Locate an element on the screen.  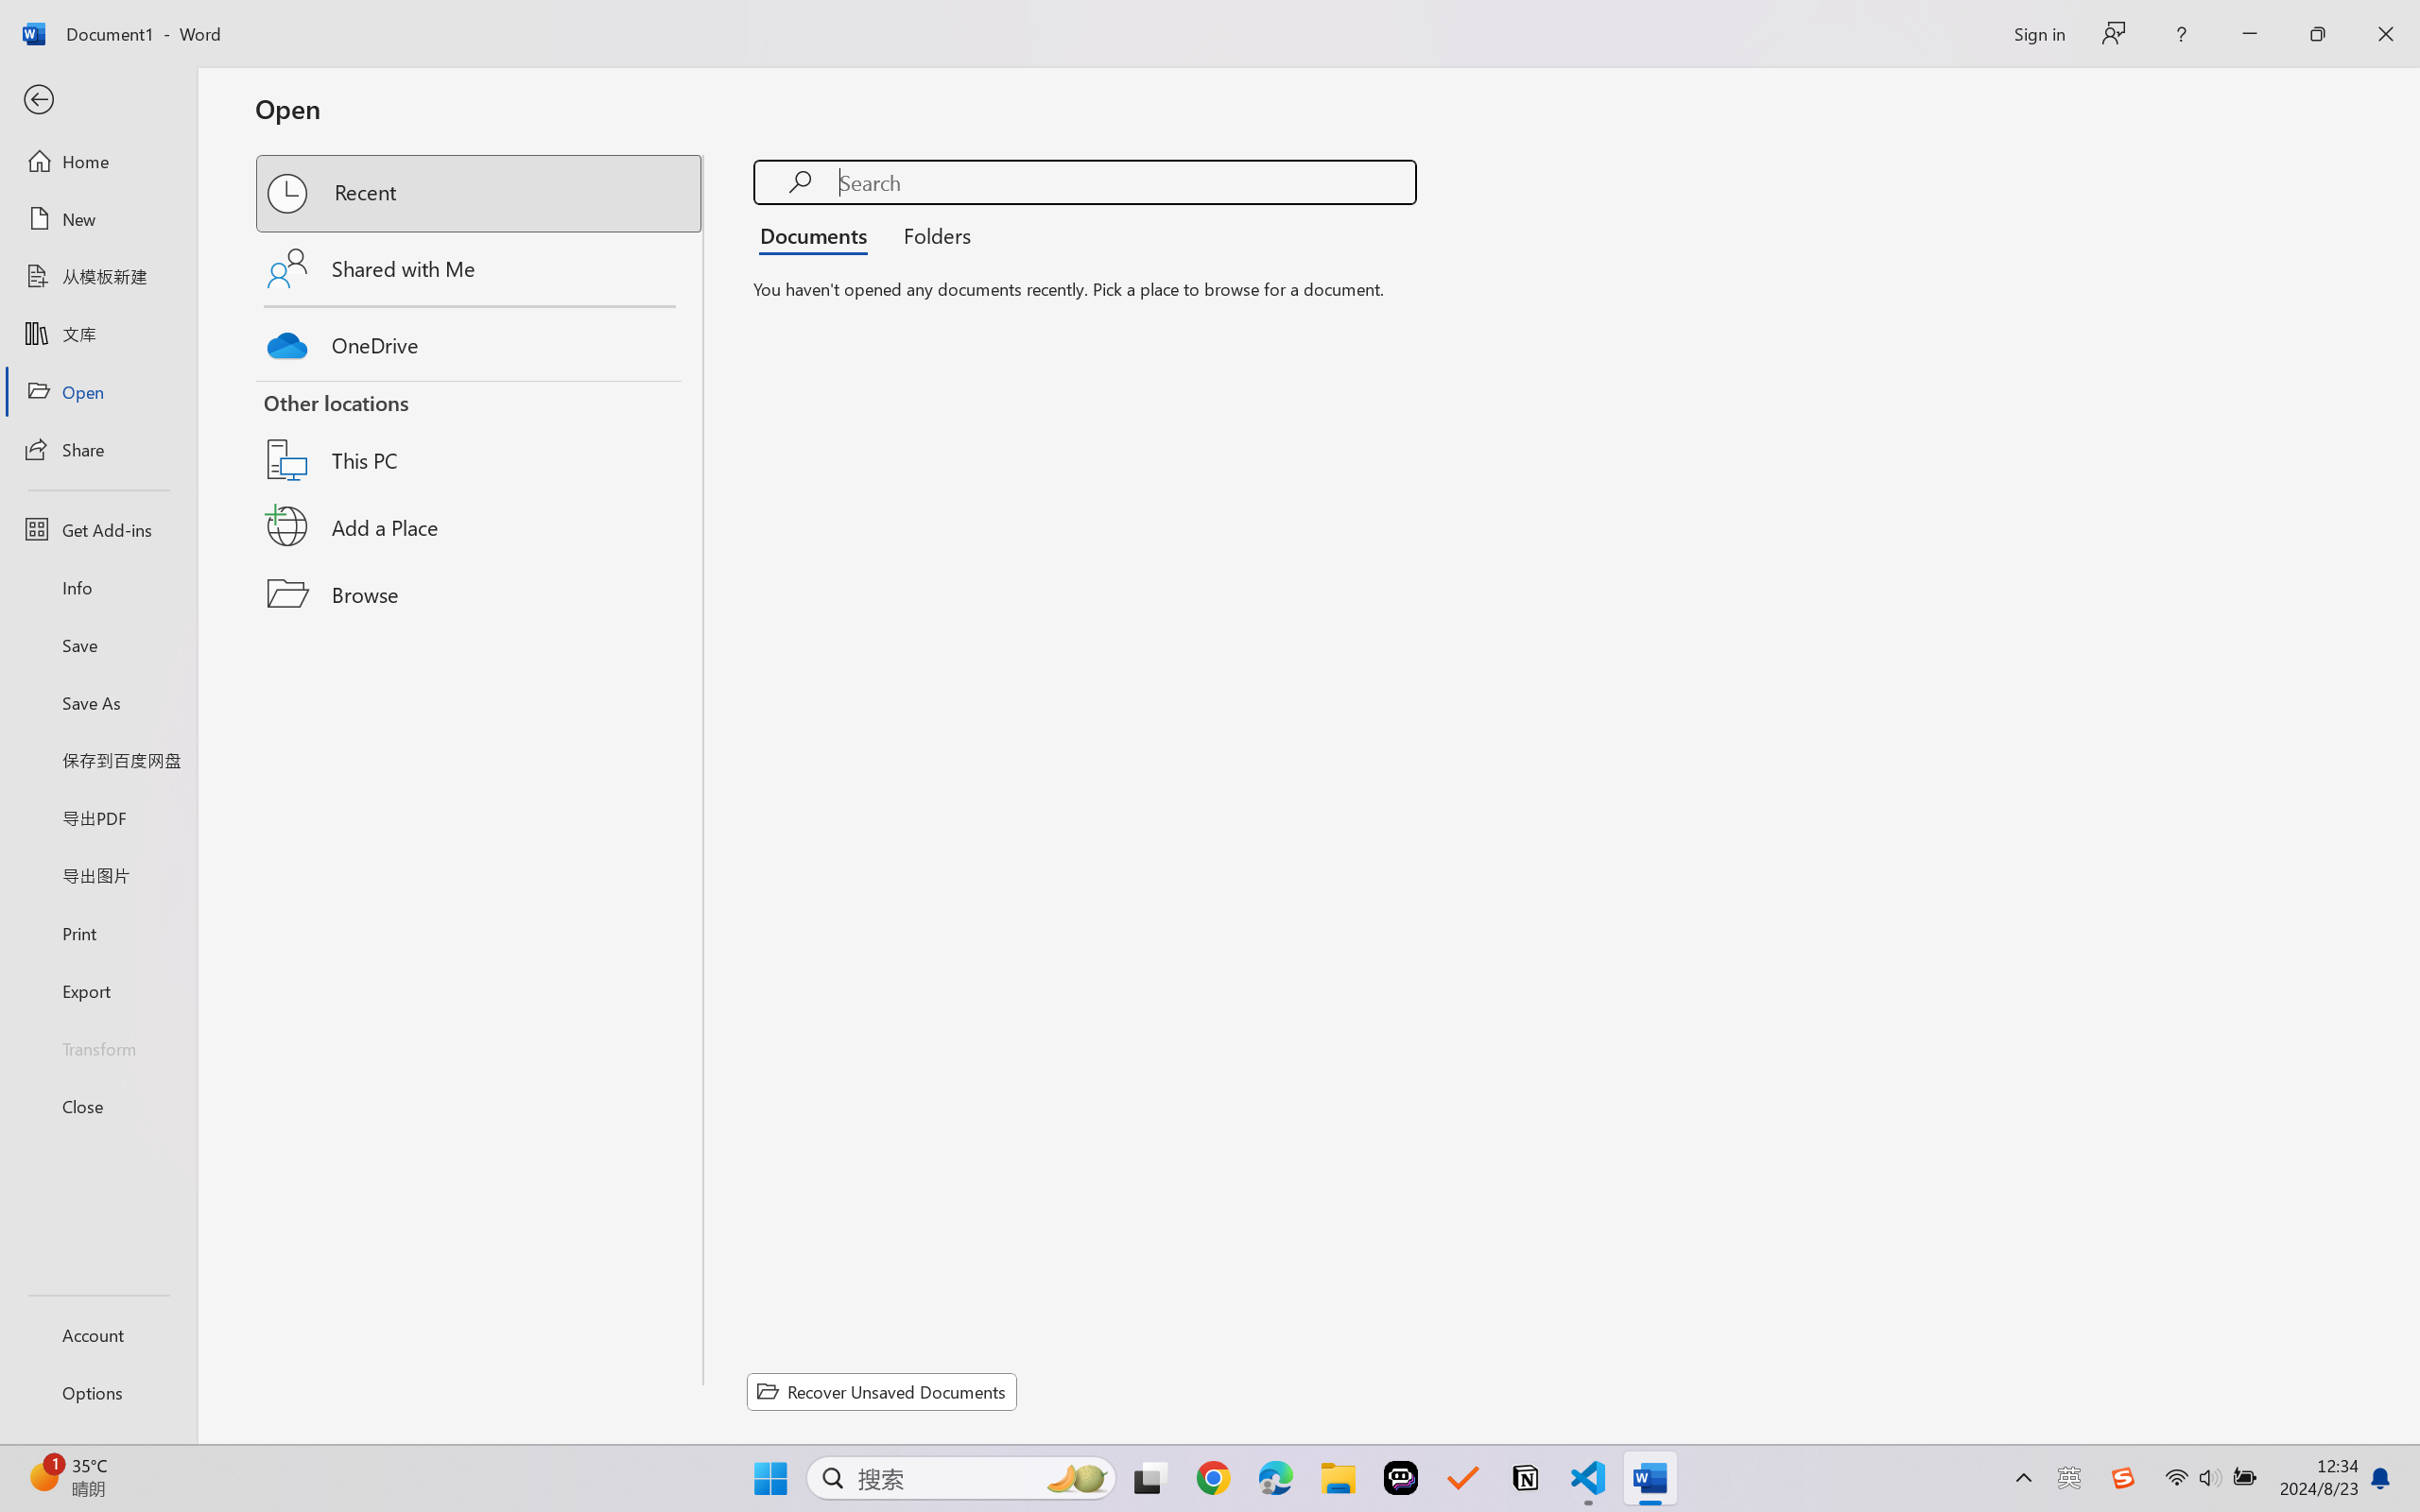
'Options' is located at coordinates (97, 1391).